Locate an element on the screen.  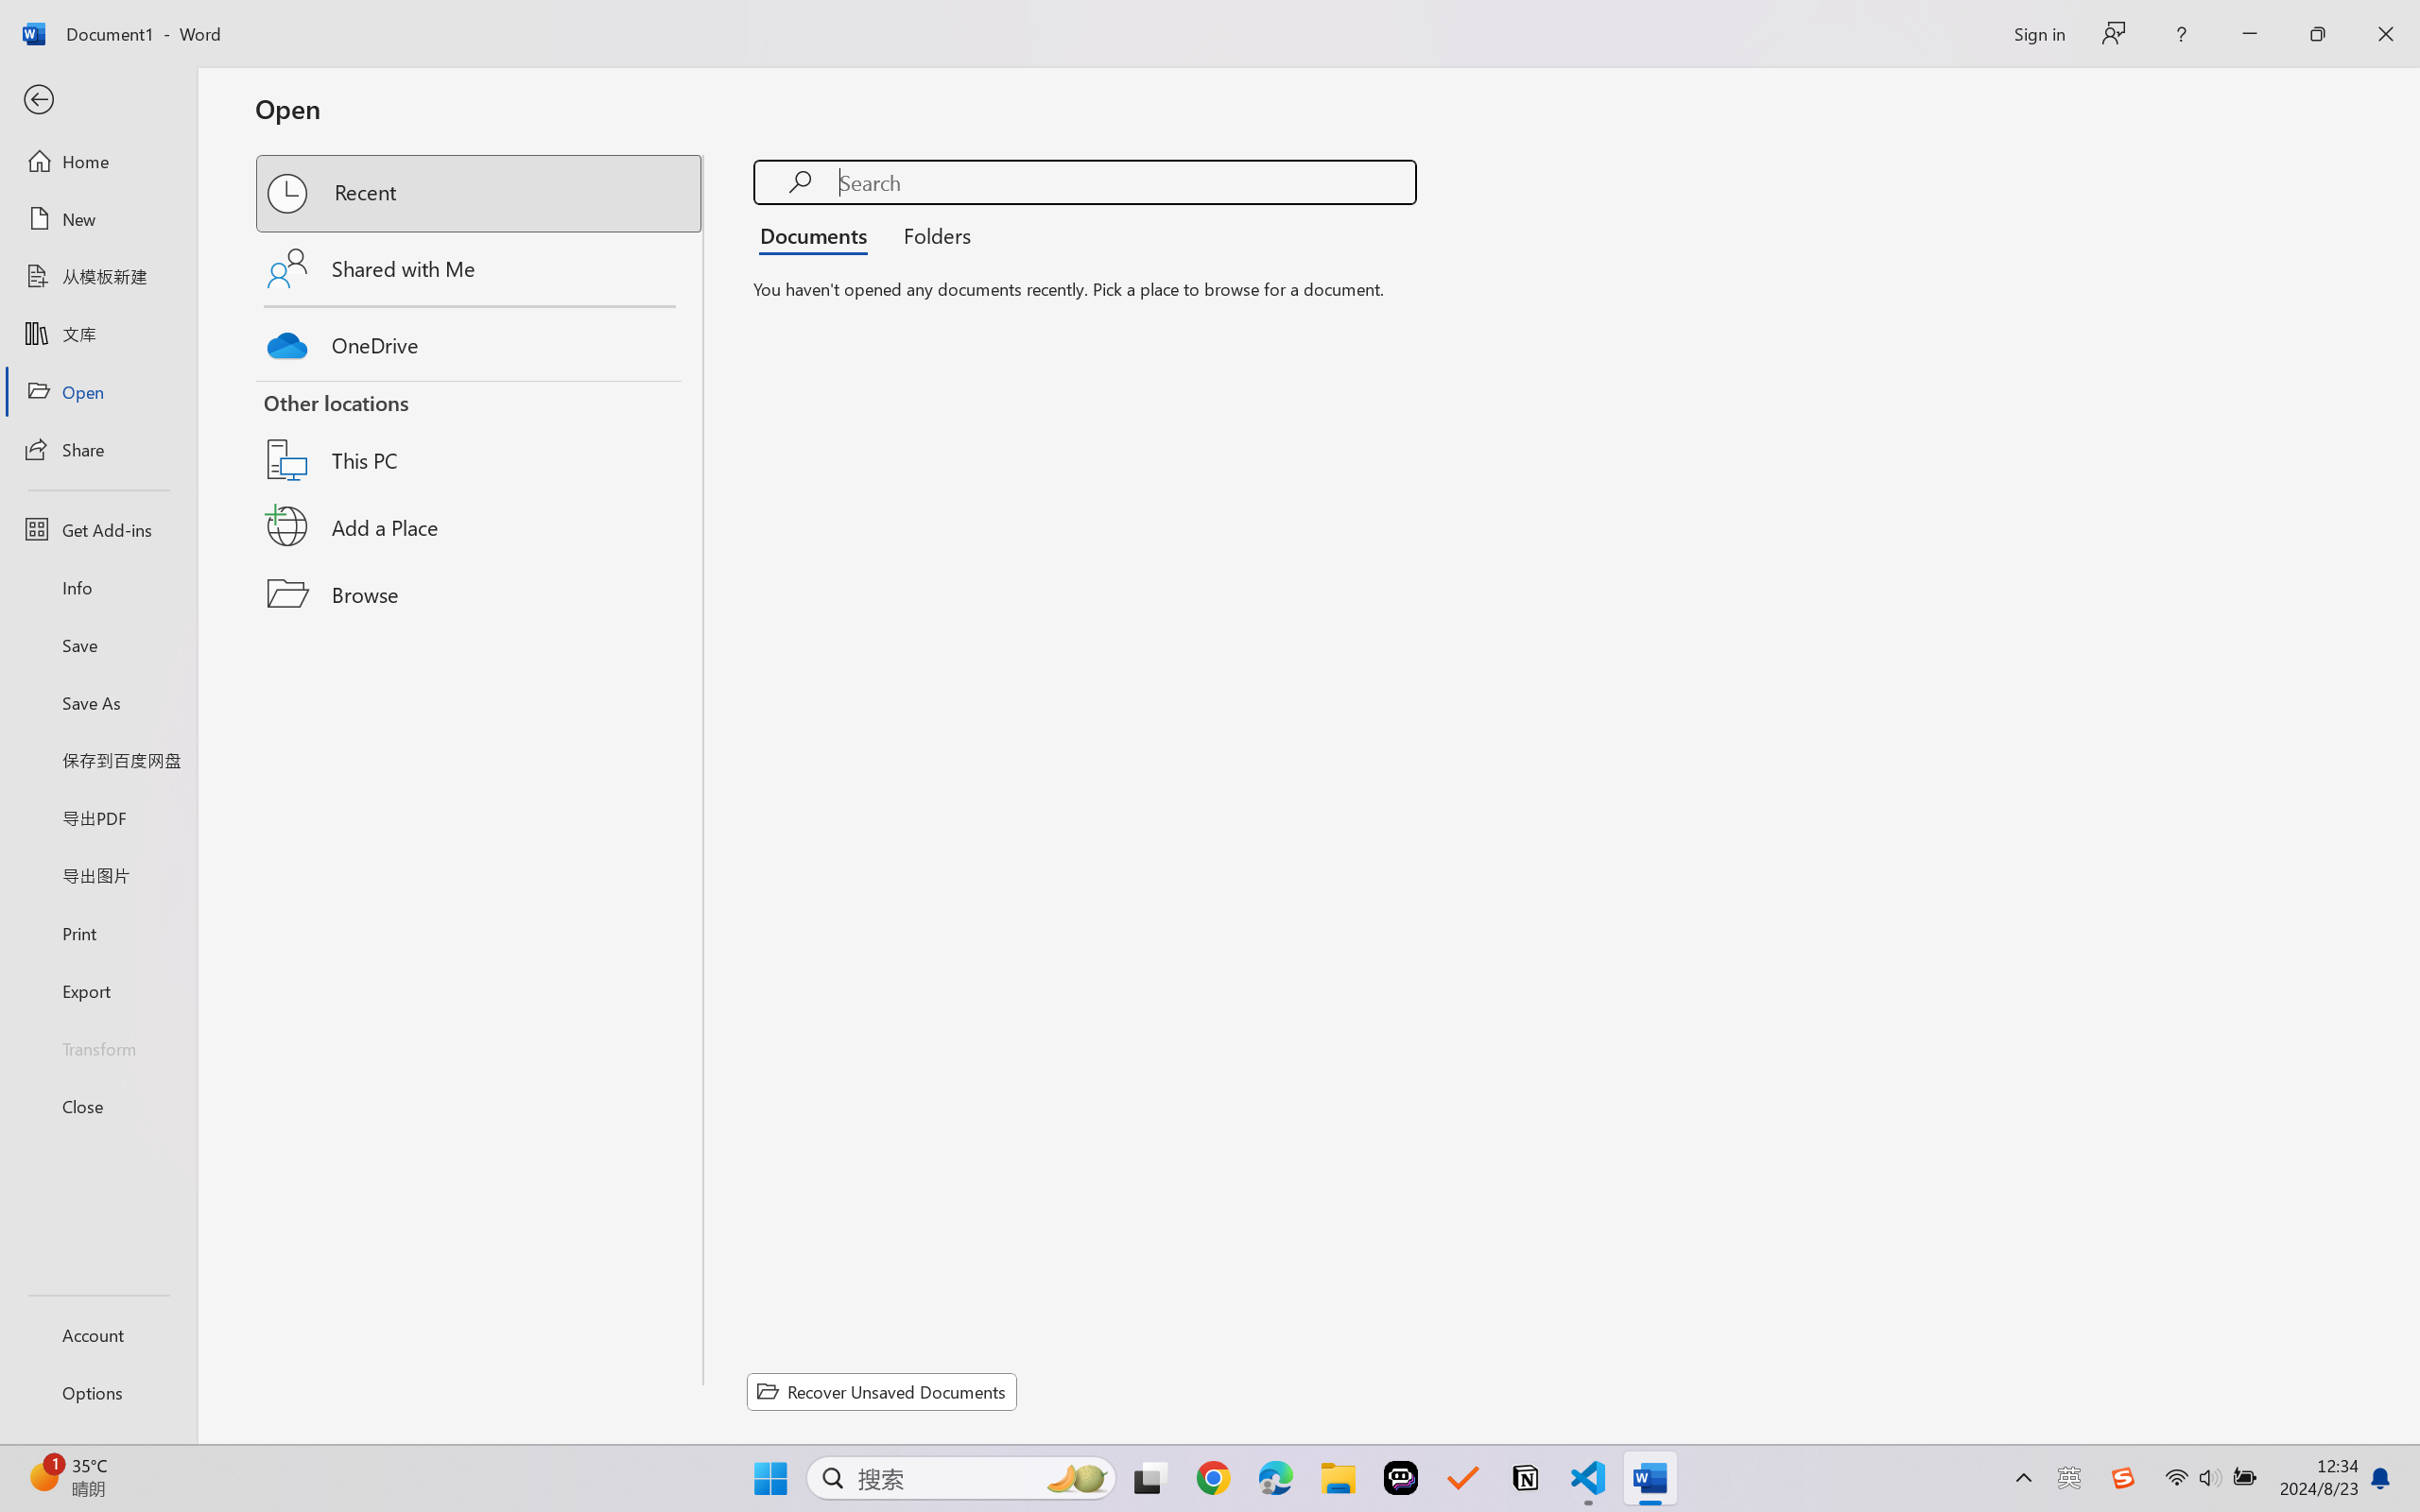
'Options' is located at coordinates (97, 1391).